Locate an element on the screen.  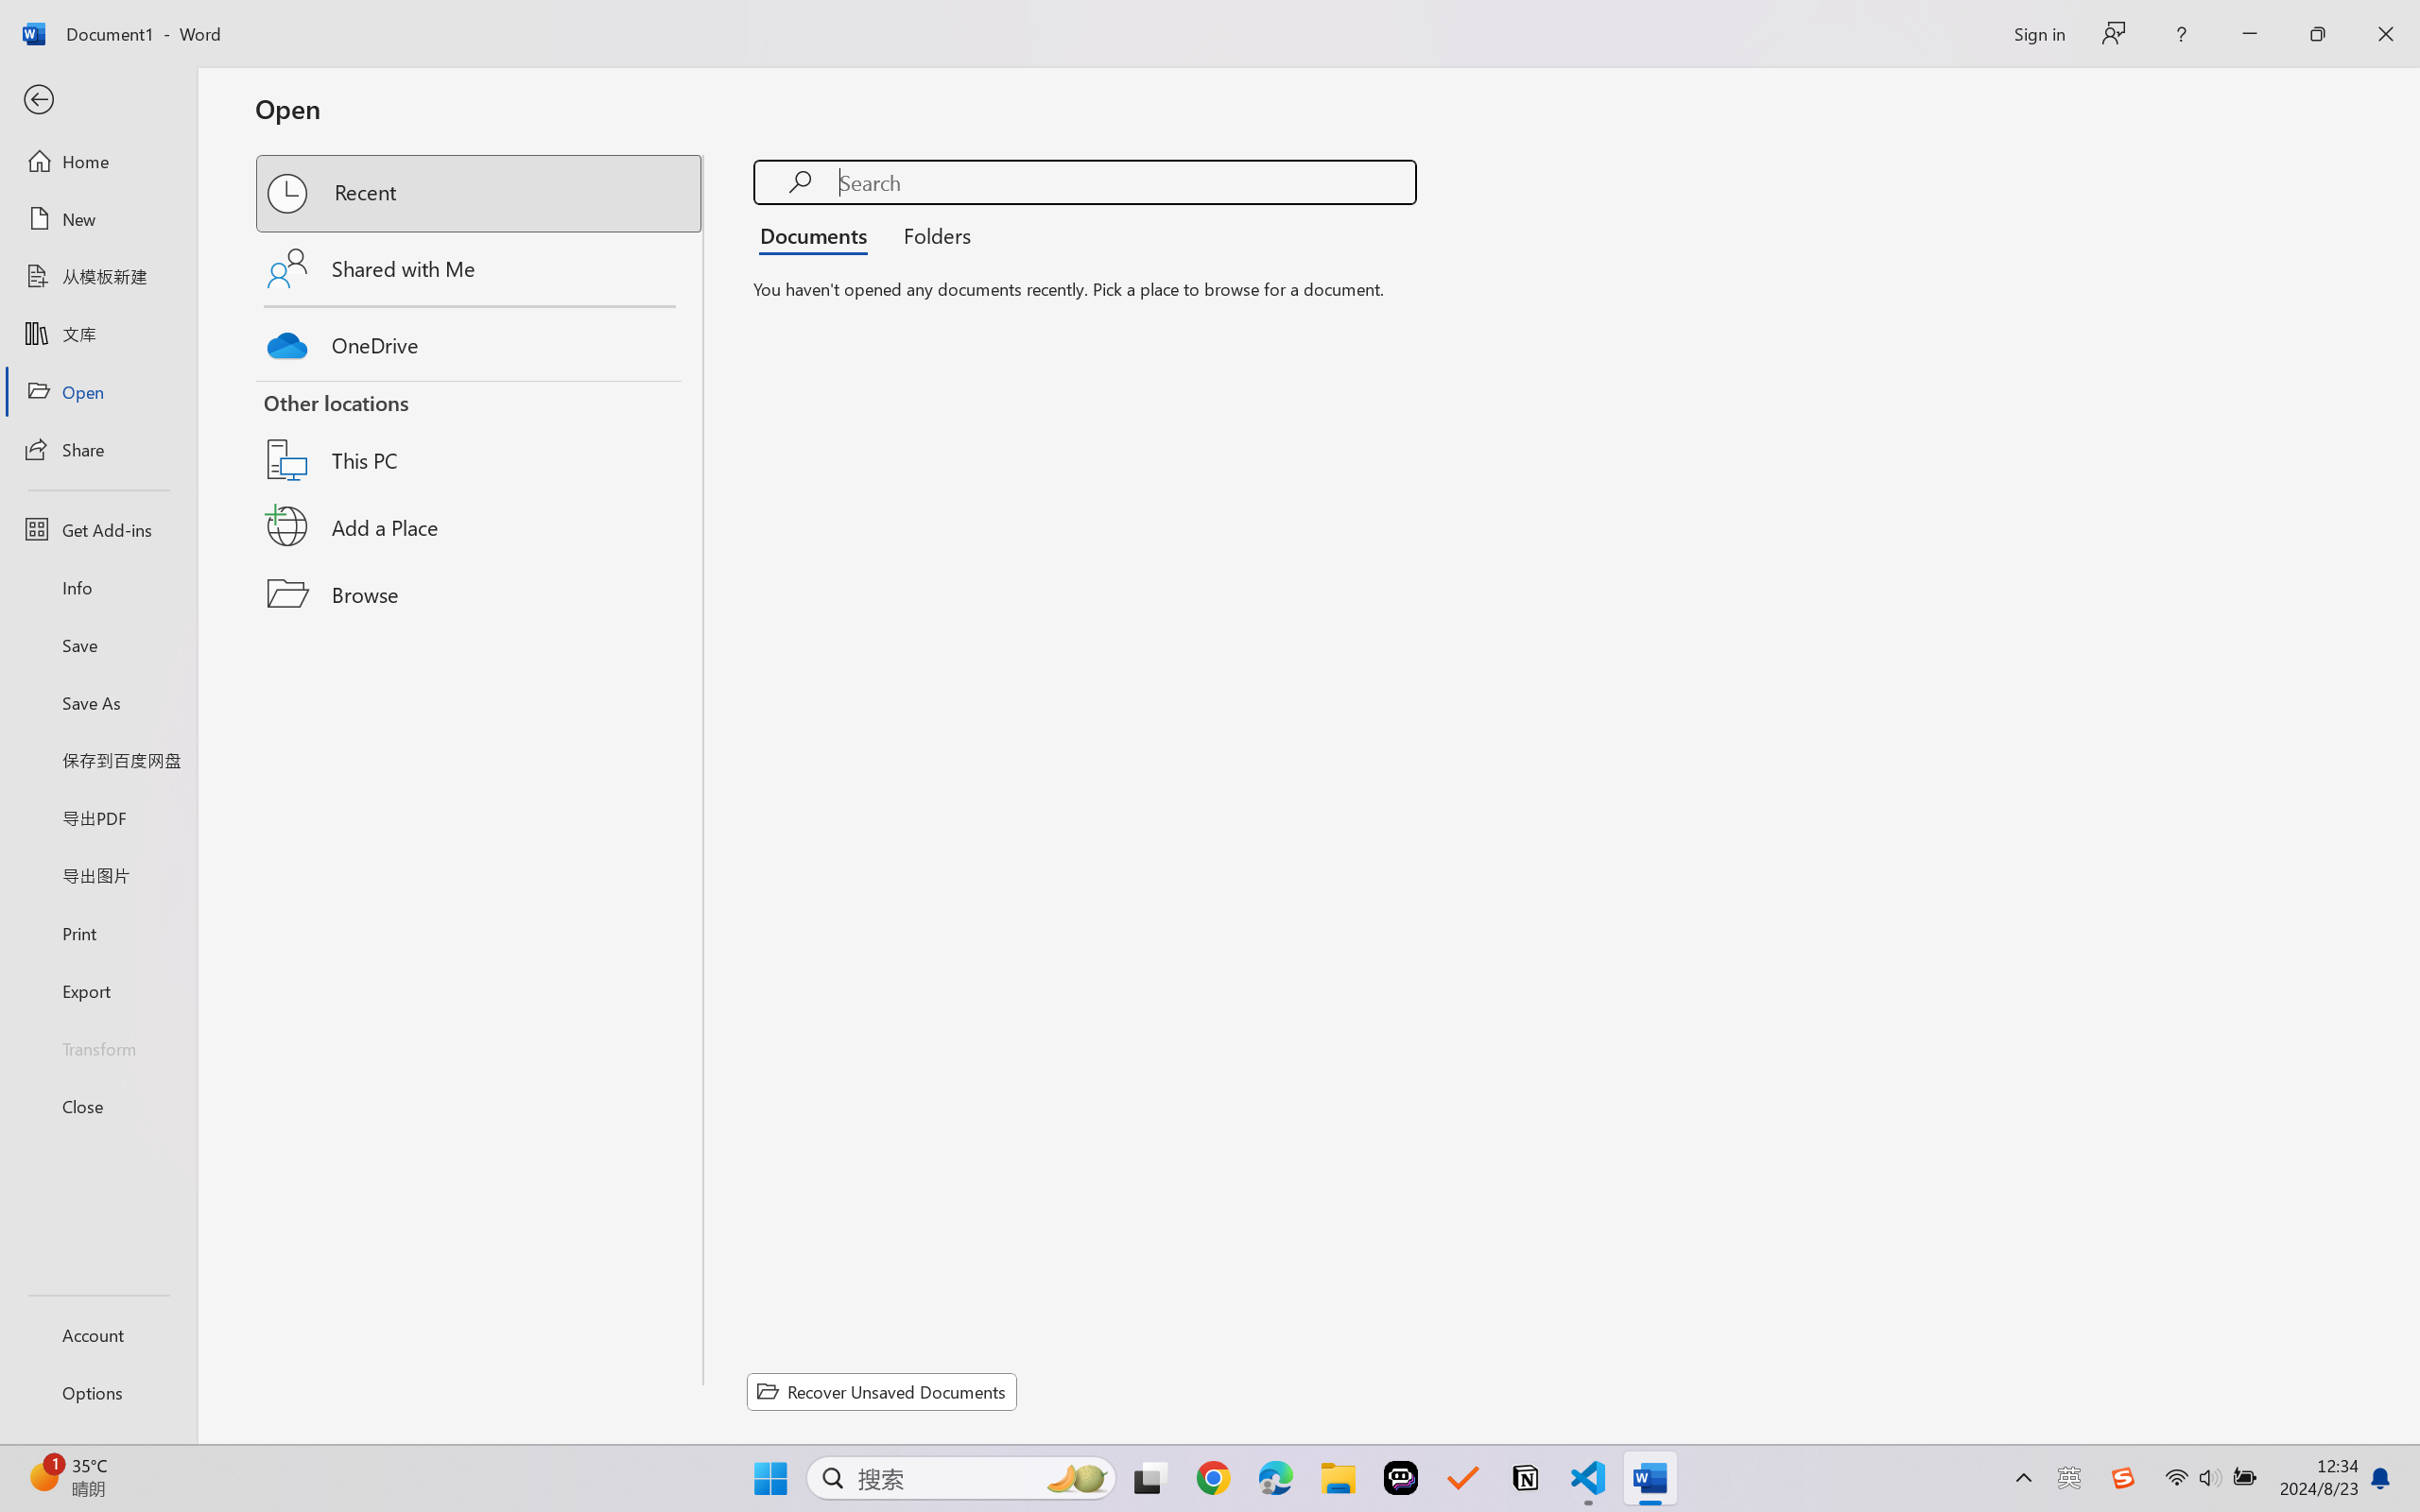
'Options' is located at coordinates (97, 1391).